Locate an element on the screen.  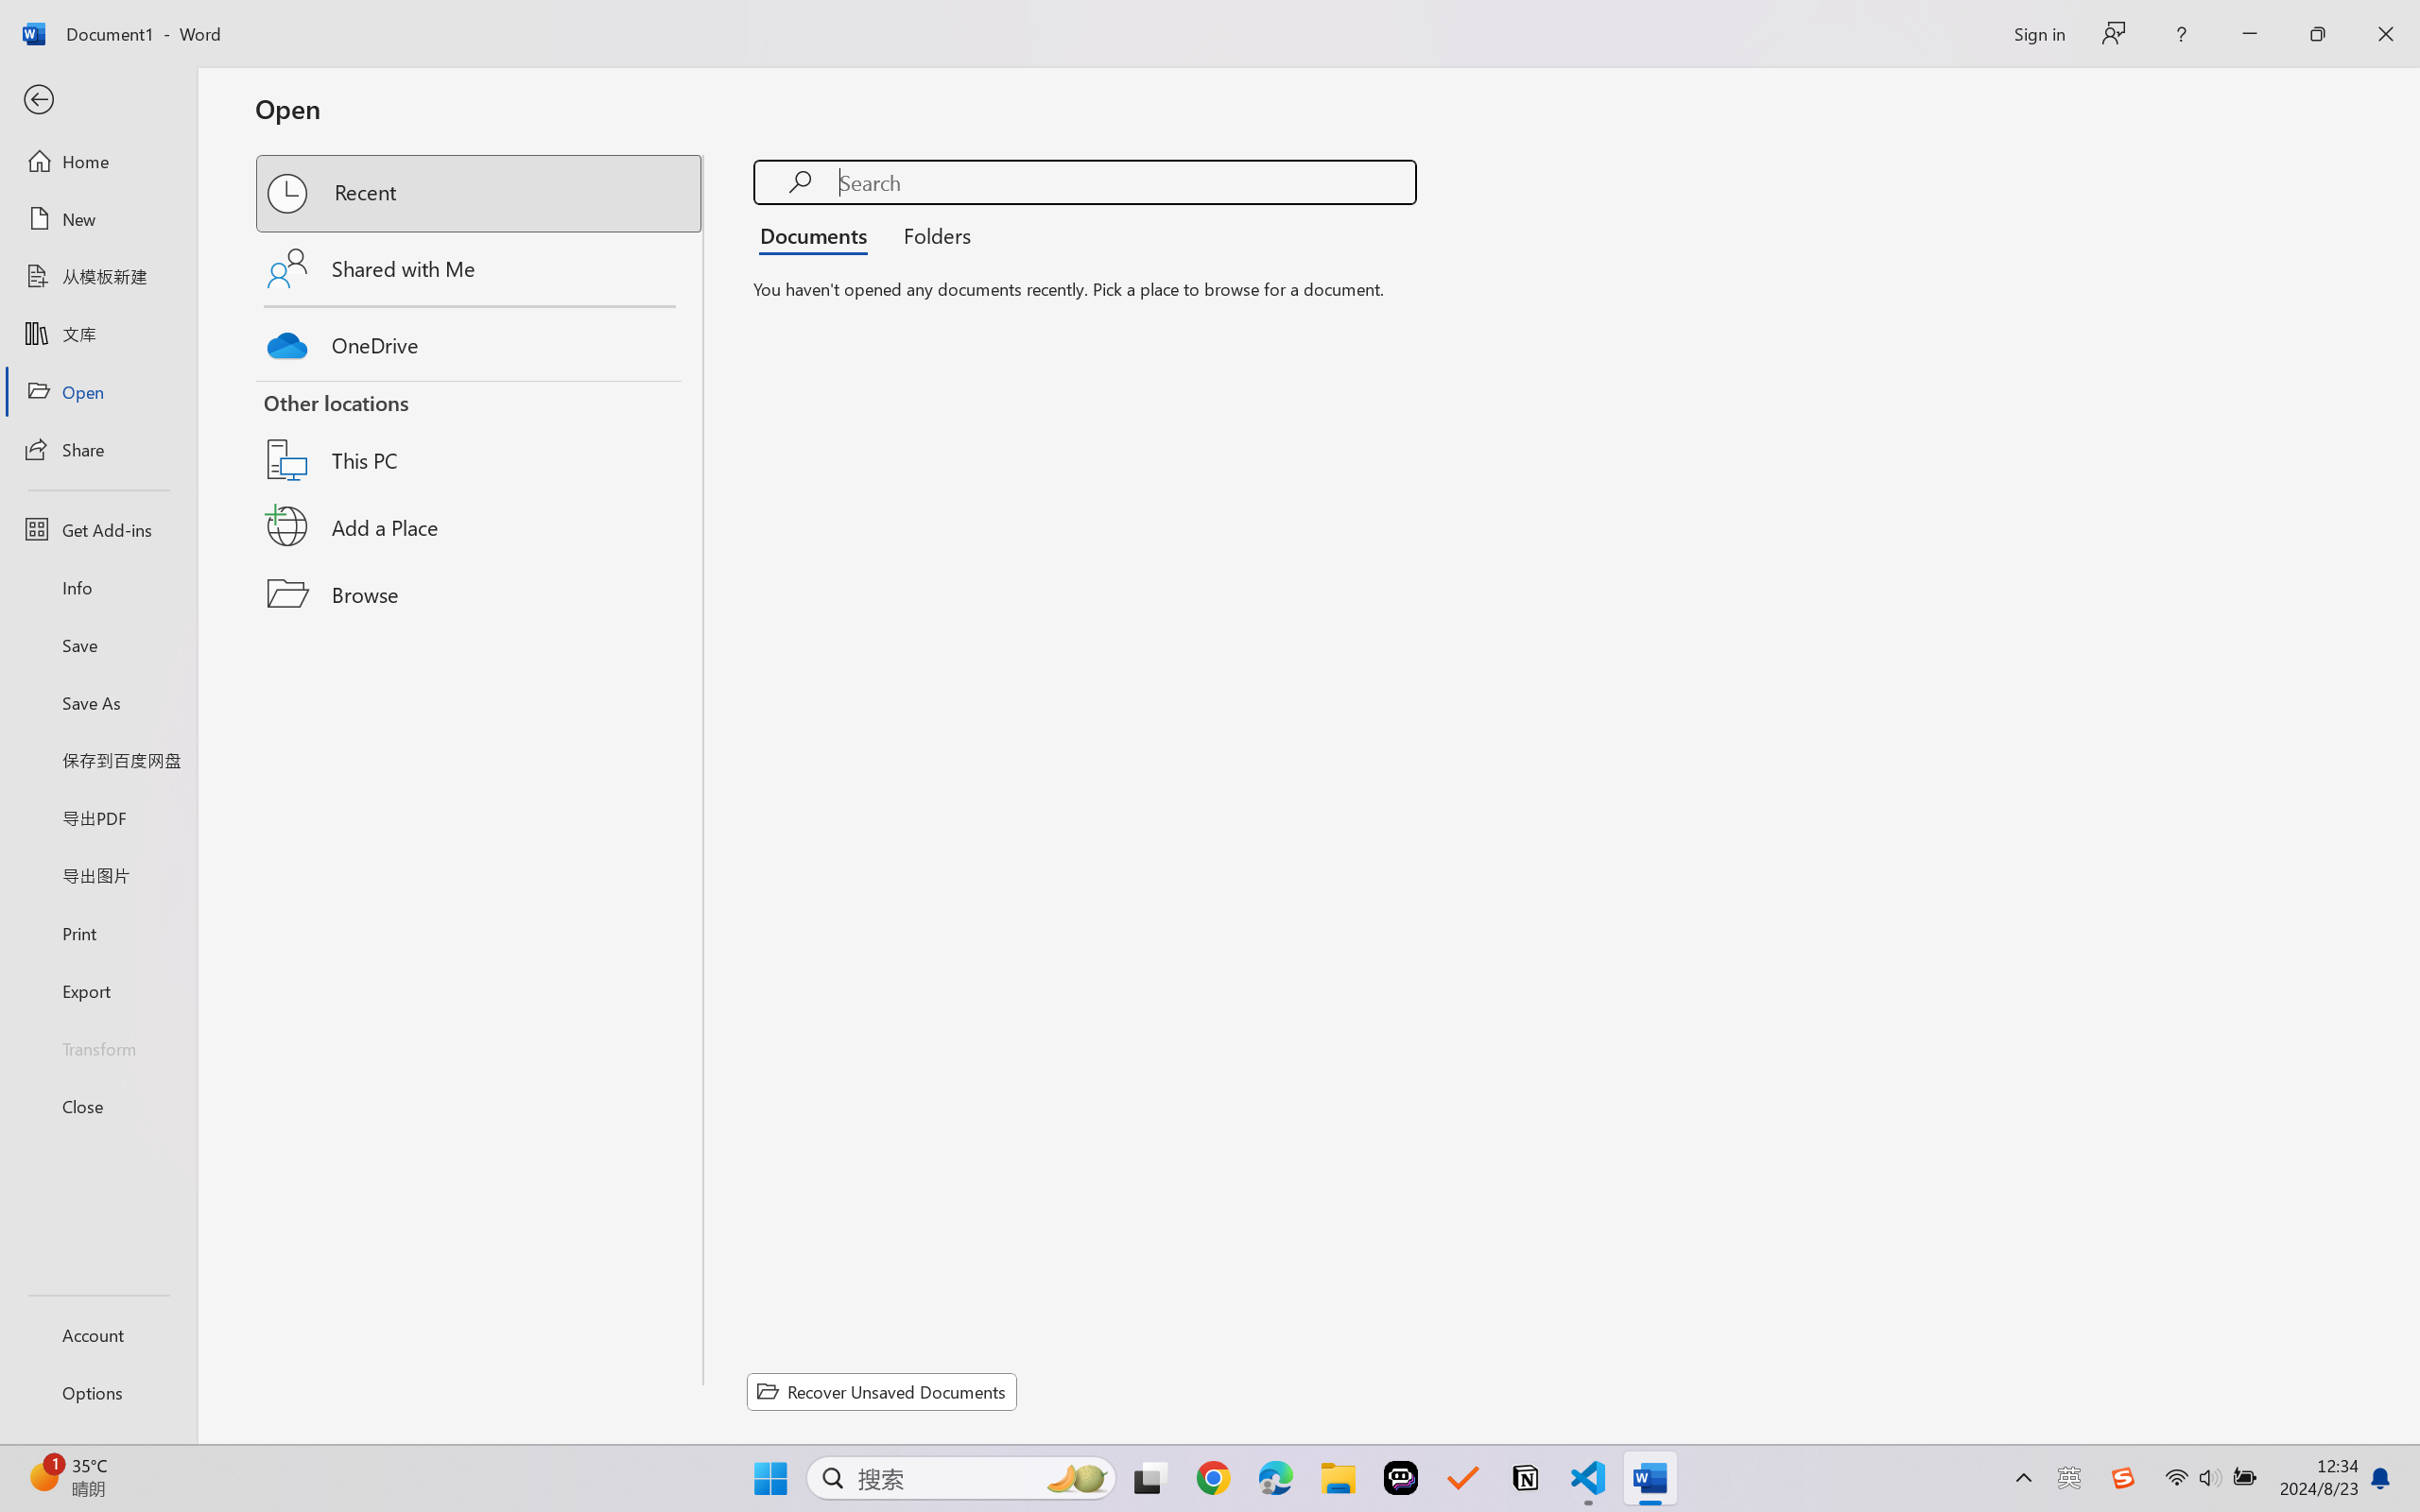
'Options' is located at coordinates (97, 1391).